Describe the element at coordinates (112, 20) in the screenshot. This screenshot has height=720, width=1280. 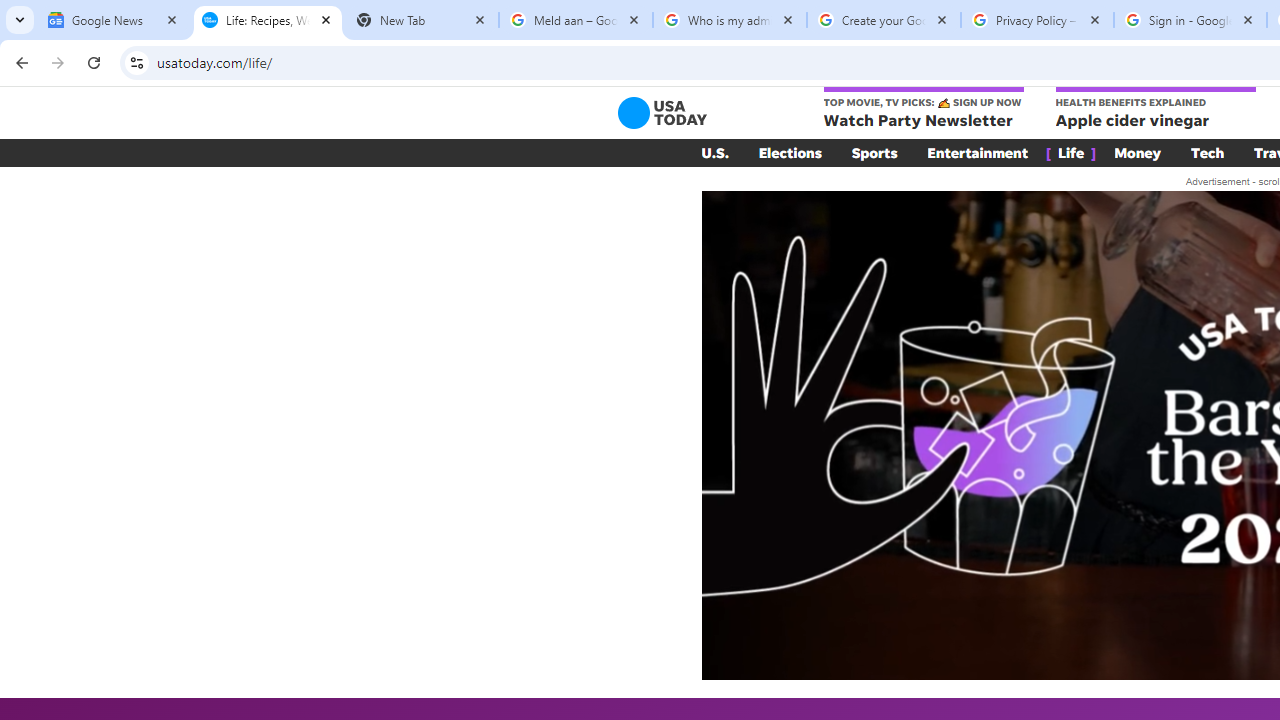
I see `'Google News'` at that location.